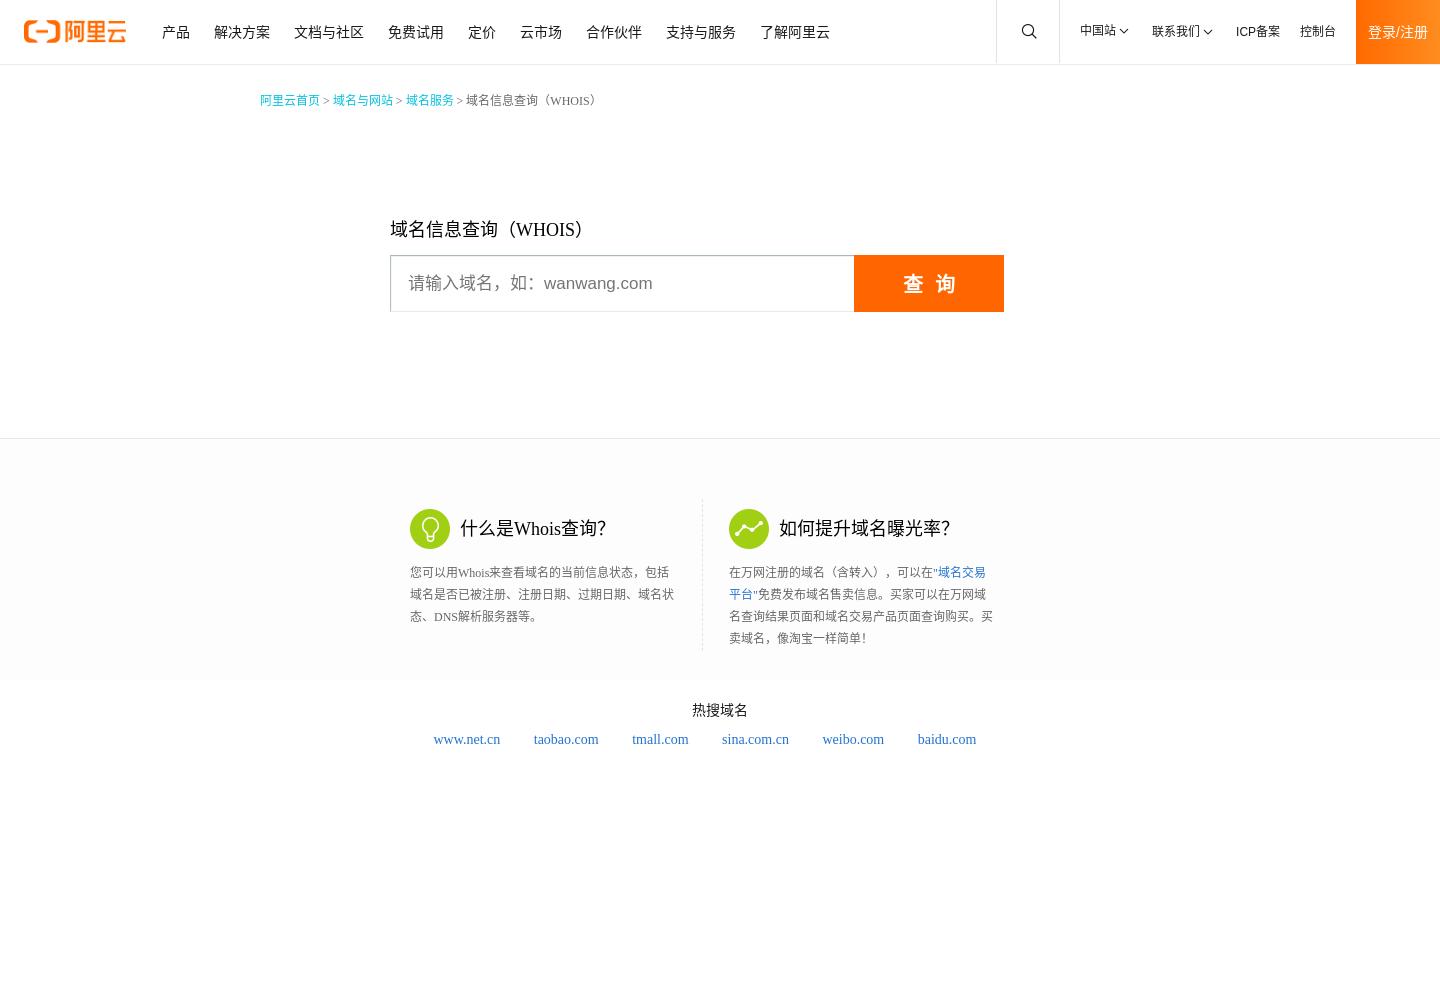 Image resolution: width=1440 pixels, height=1000 pixels. Describe the element at coordinates (1397, 32) in the screenshot. I see `'登录/注册'` at that location.